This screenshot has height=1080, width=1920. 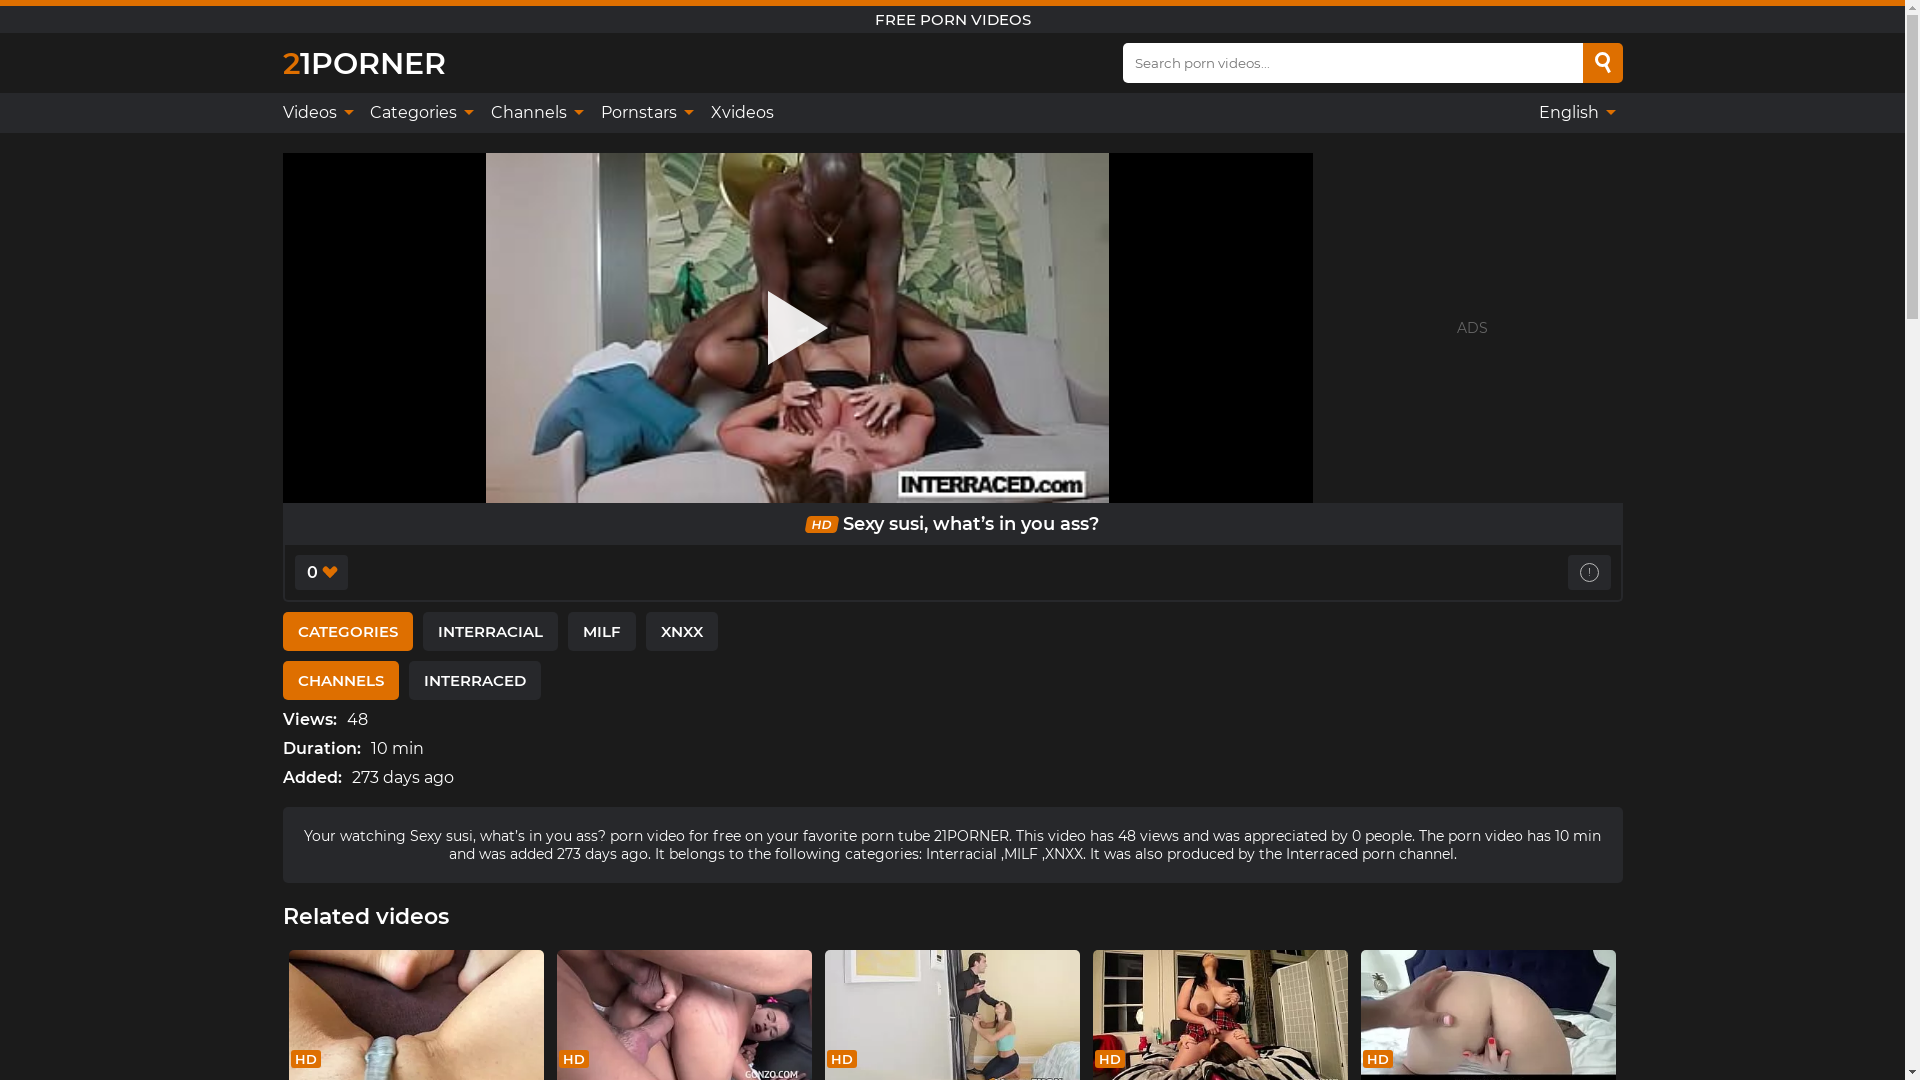 What do you see at coordinates (489, 631) in the screenshot?
I see `'INTERRACIAL'` at bounding box center [489, 631].